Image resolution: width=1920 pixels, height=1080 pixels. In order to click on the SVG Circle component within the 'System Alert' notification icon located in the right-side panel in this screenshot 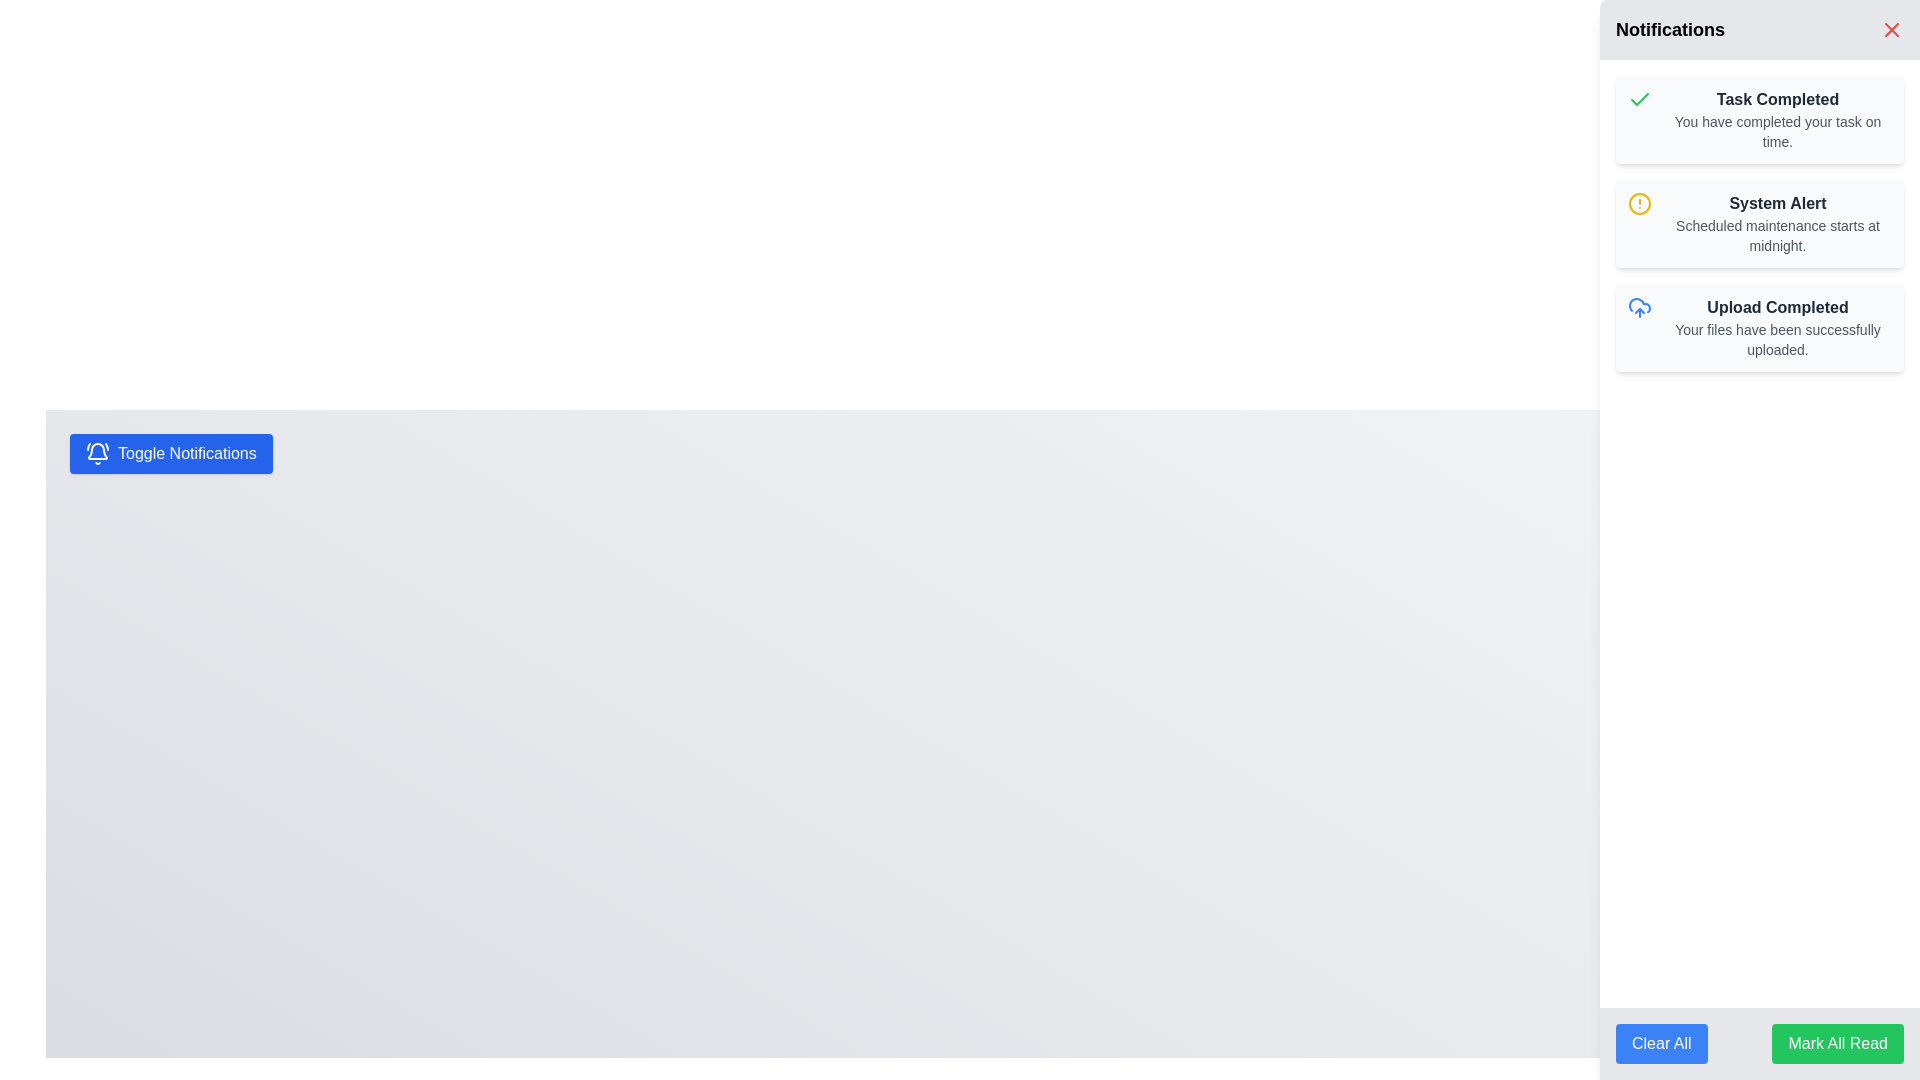, I will do `click(1640, 204)`.